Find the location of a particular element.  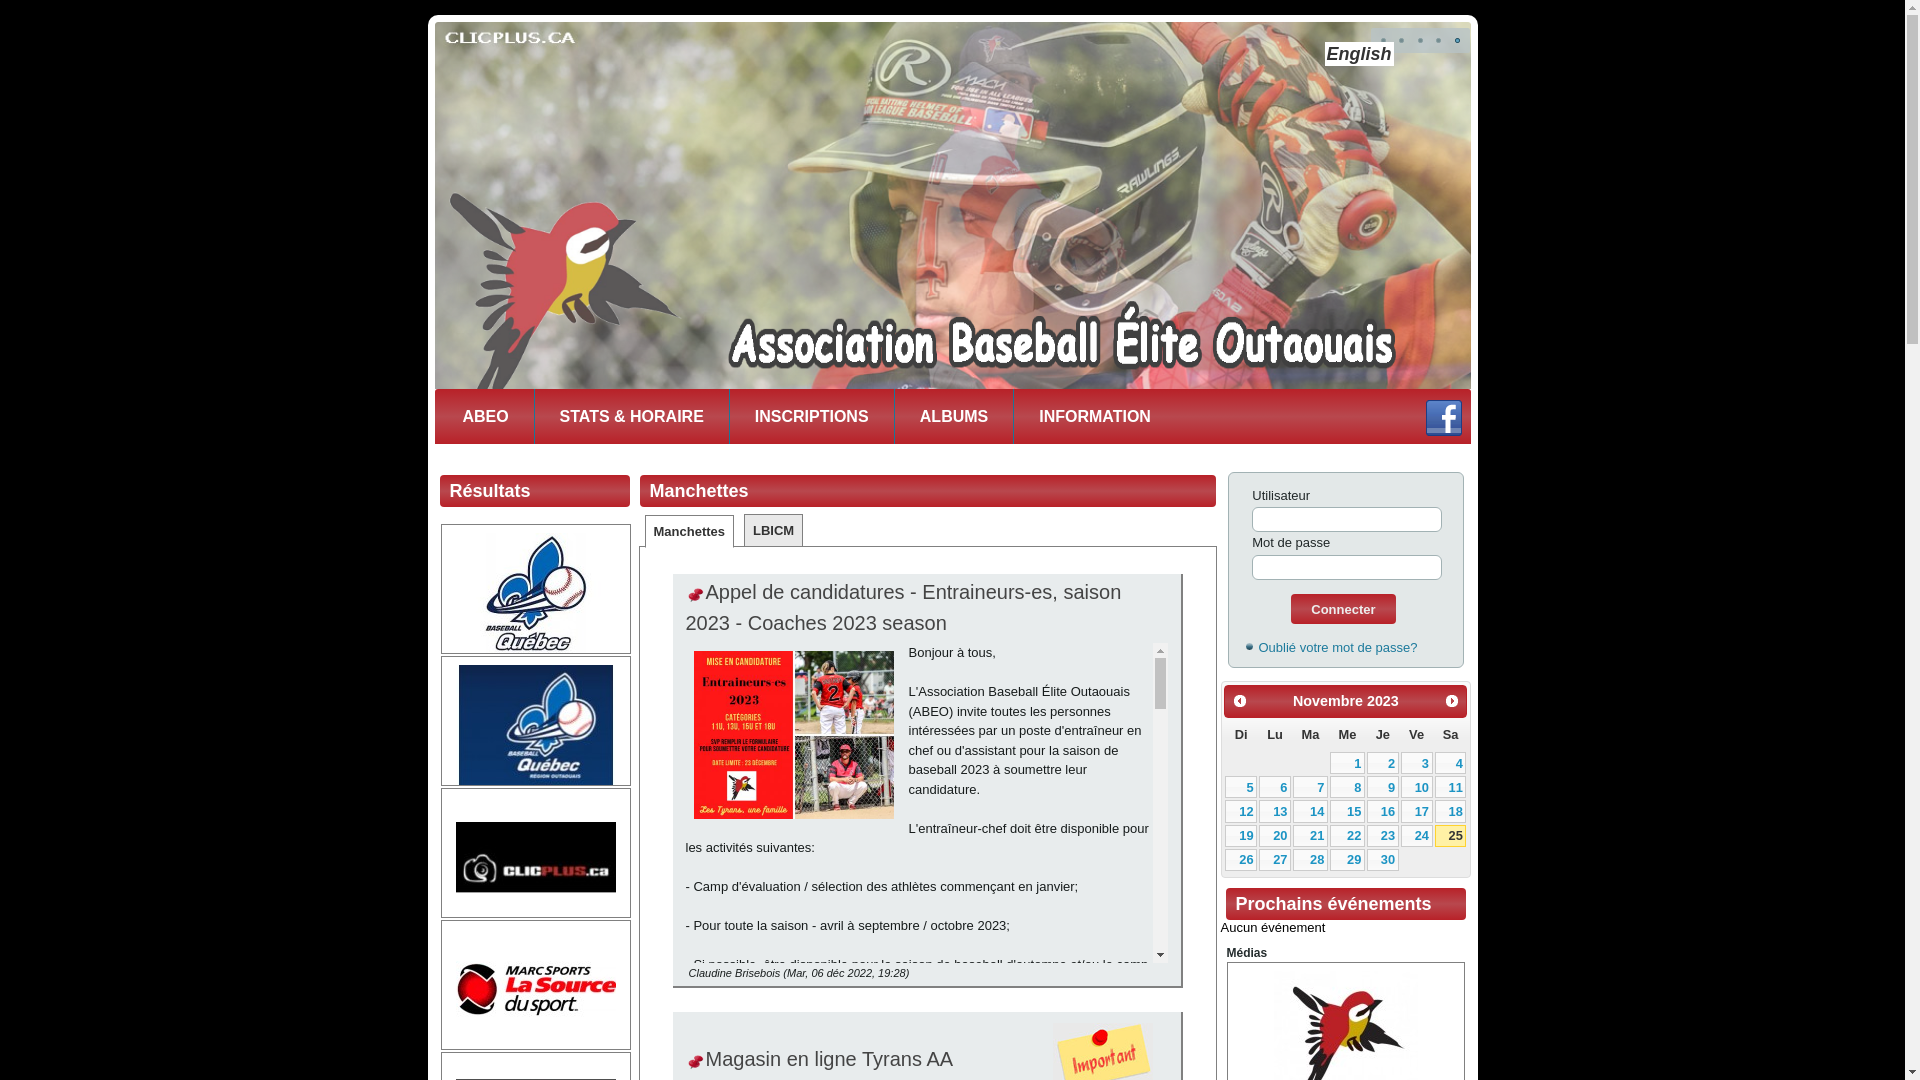

'19' is located at coordinates (1223, 836).